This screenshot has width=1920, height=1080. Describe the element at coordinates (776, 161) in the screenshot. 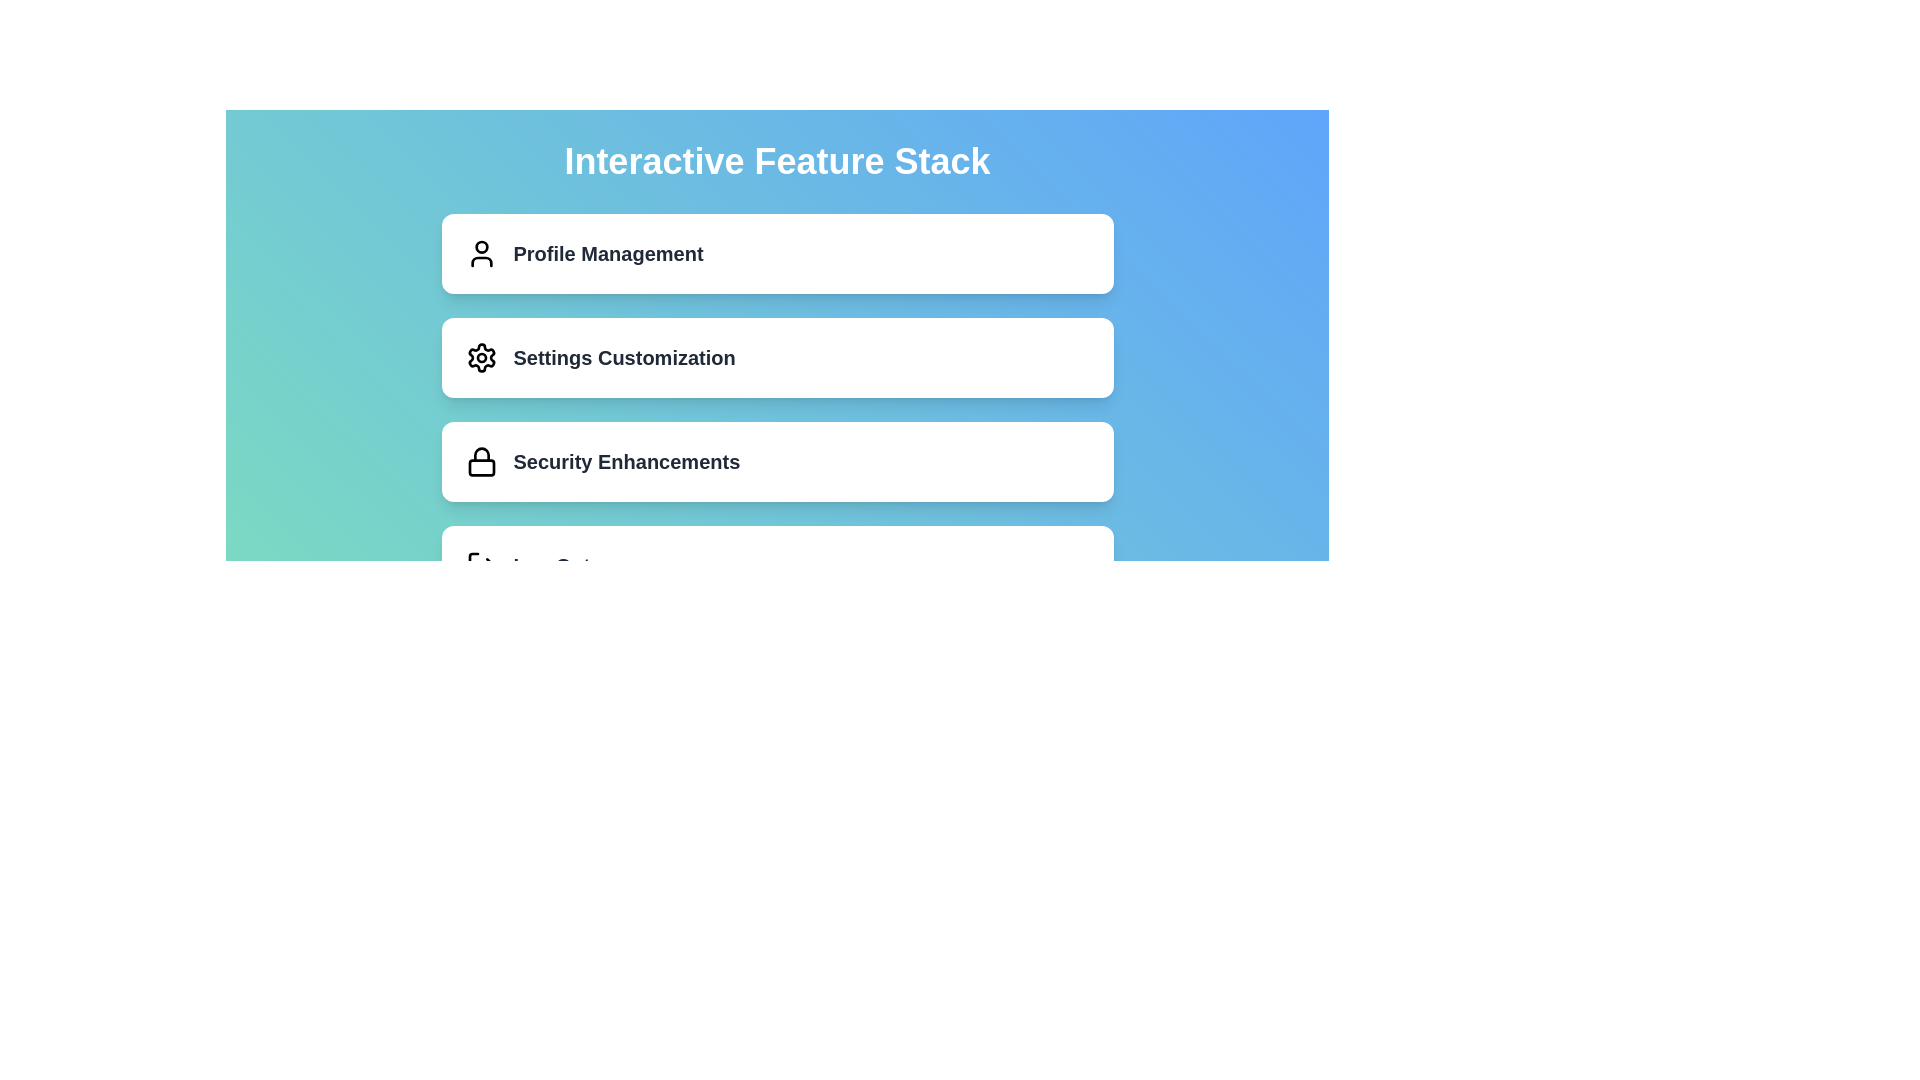

I see `text content of the bold, large white text label displaying 'Interactive Feature Stack', which is prominently positioned above the options list` at that location.